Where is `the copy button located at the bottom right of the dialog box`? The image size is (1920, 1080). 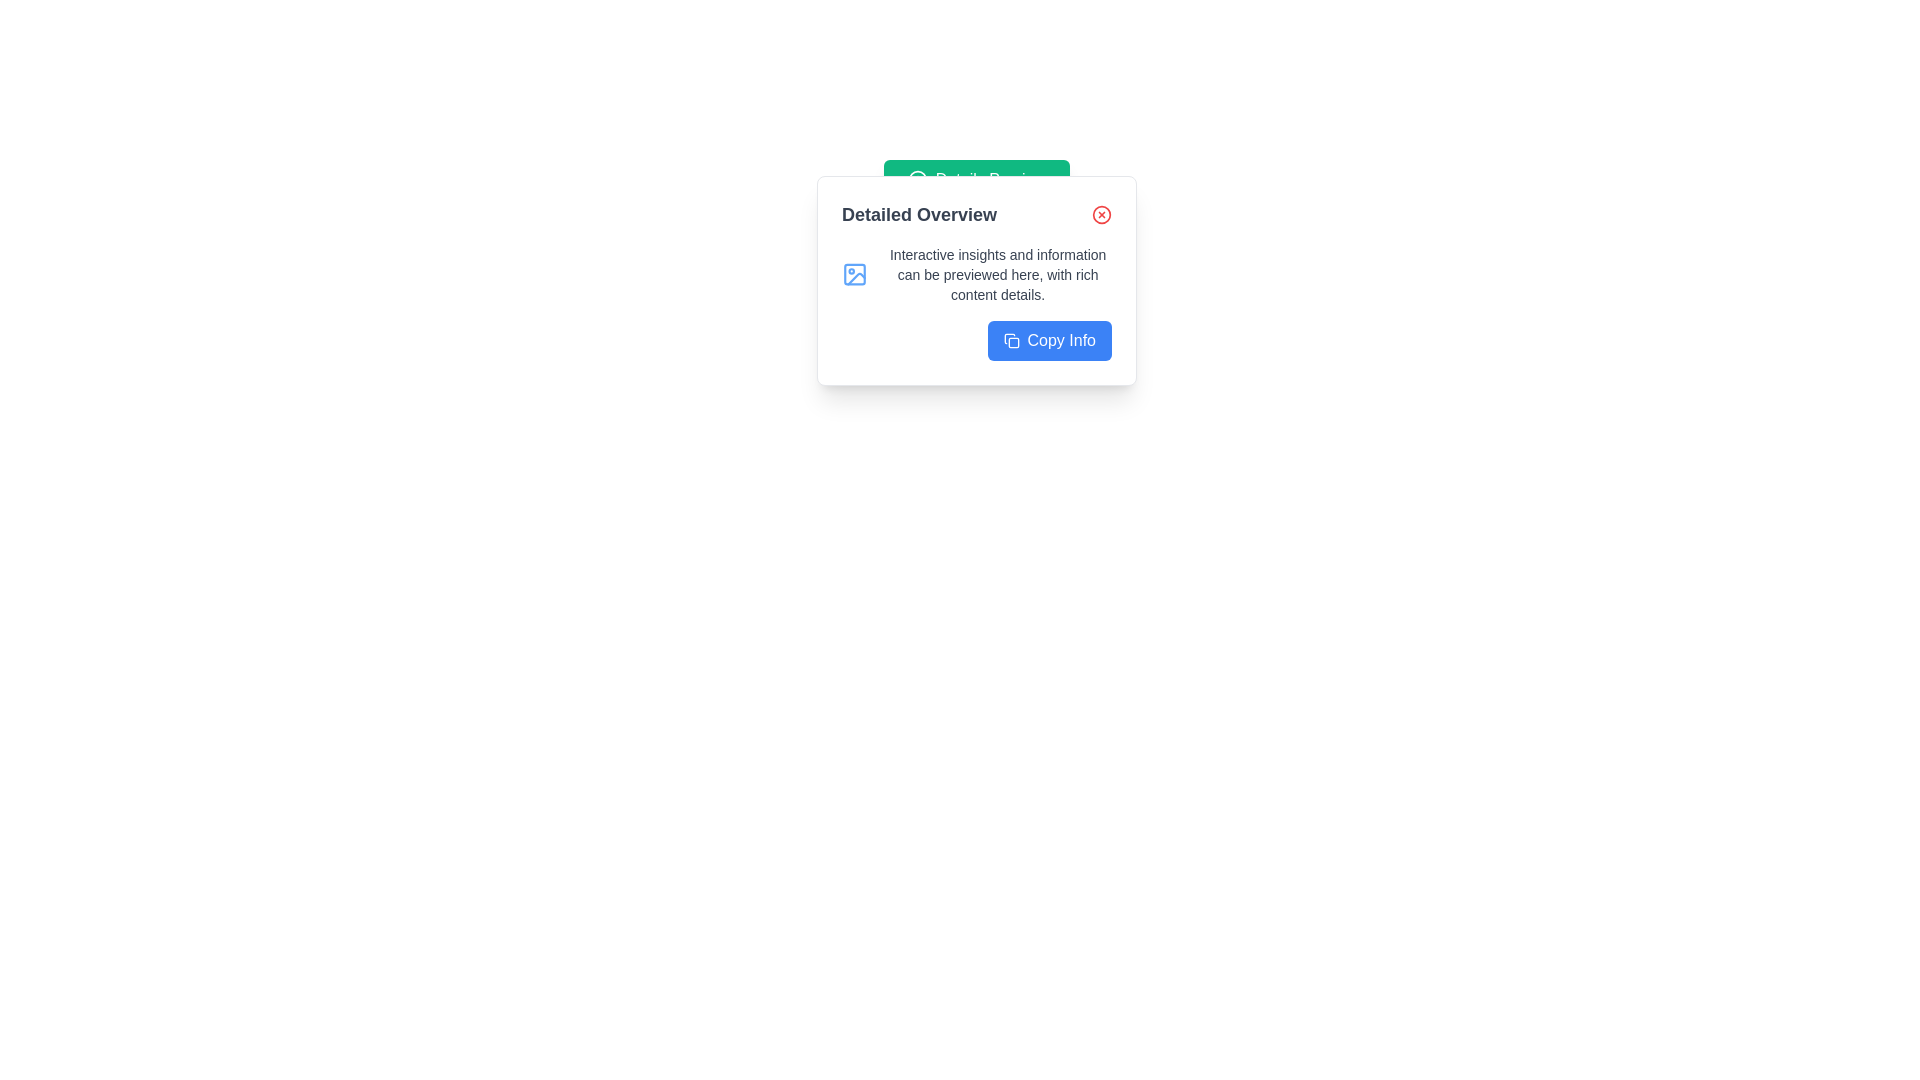 the copy button located at the bottom right of the dialog box is located at coordinates (1048, 339).